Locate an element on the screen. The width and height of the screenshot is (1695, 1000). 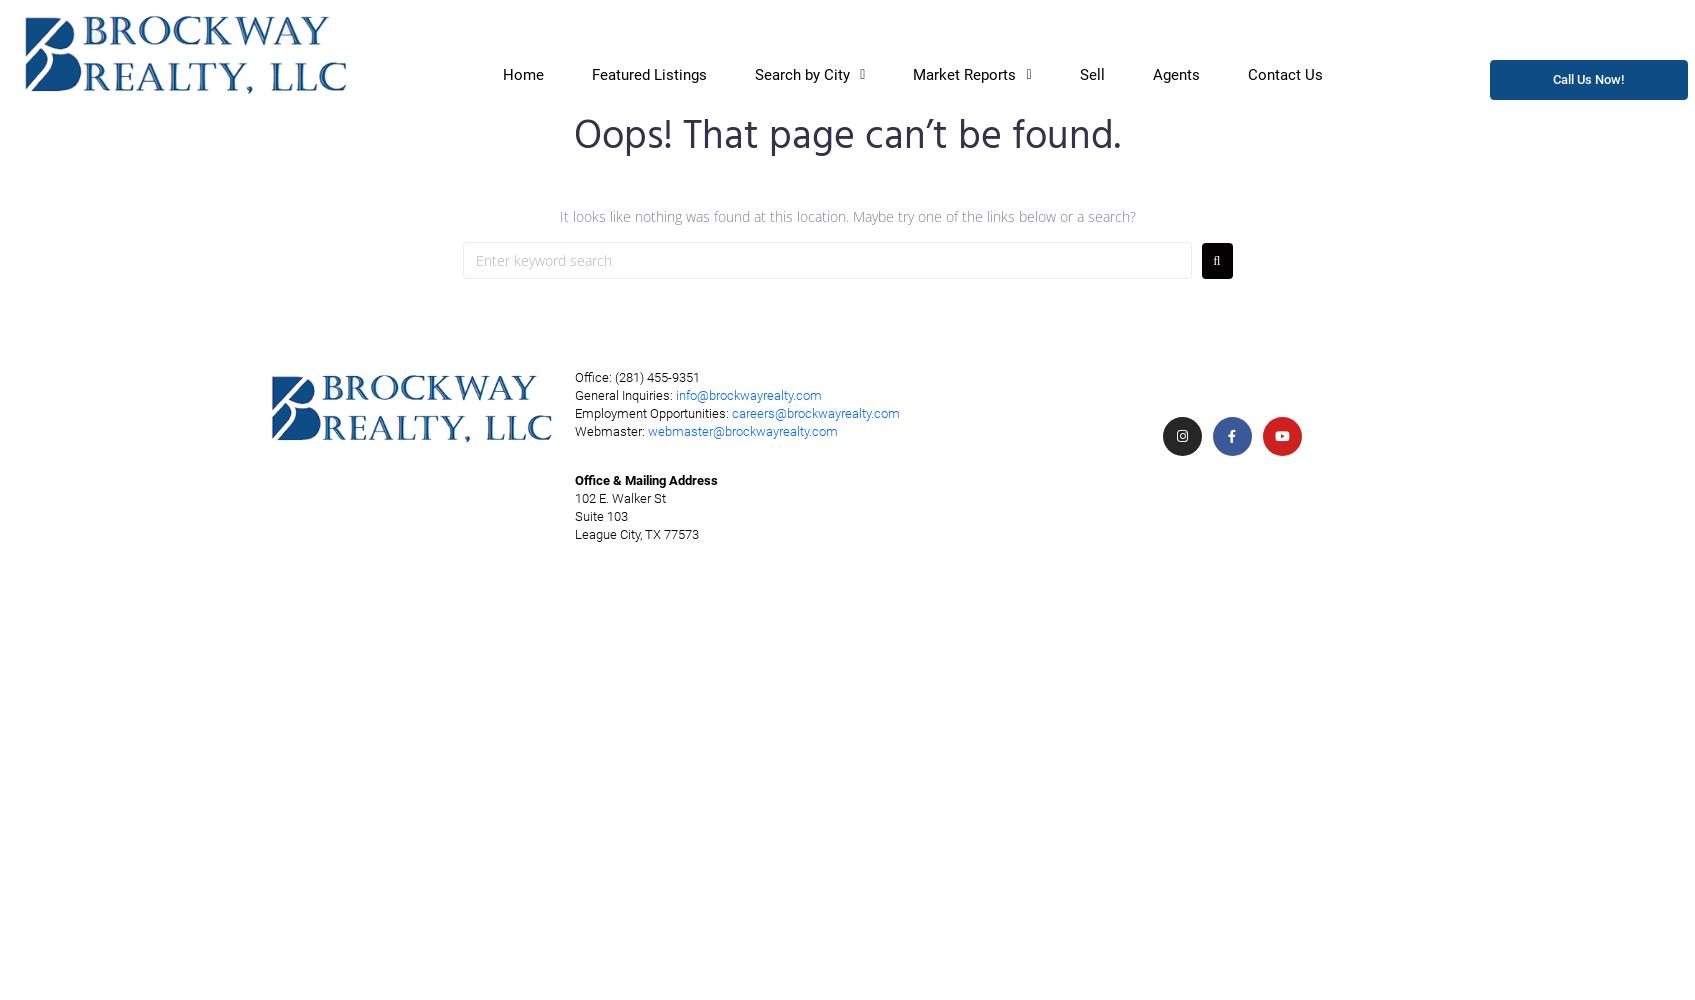
'Sell' is located at coordinates (1091, 73).